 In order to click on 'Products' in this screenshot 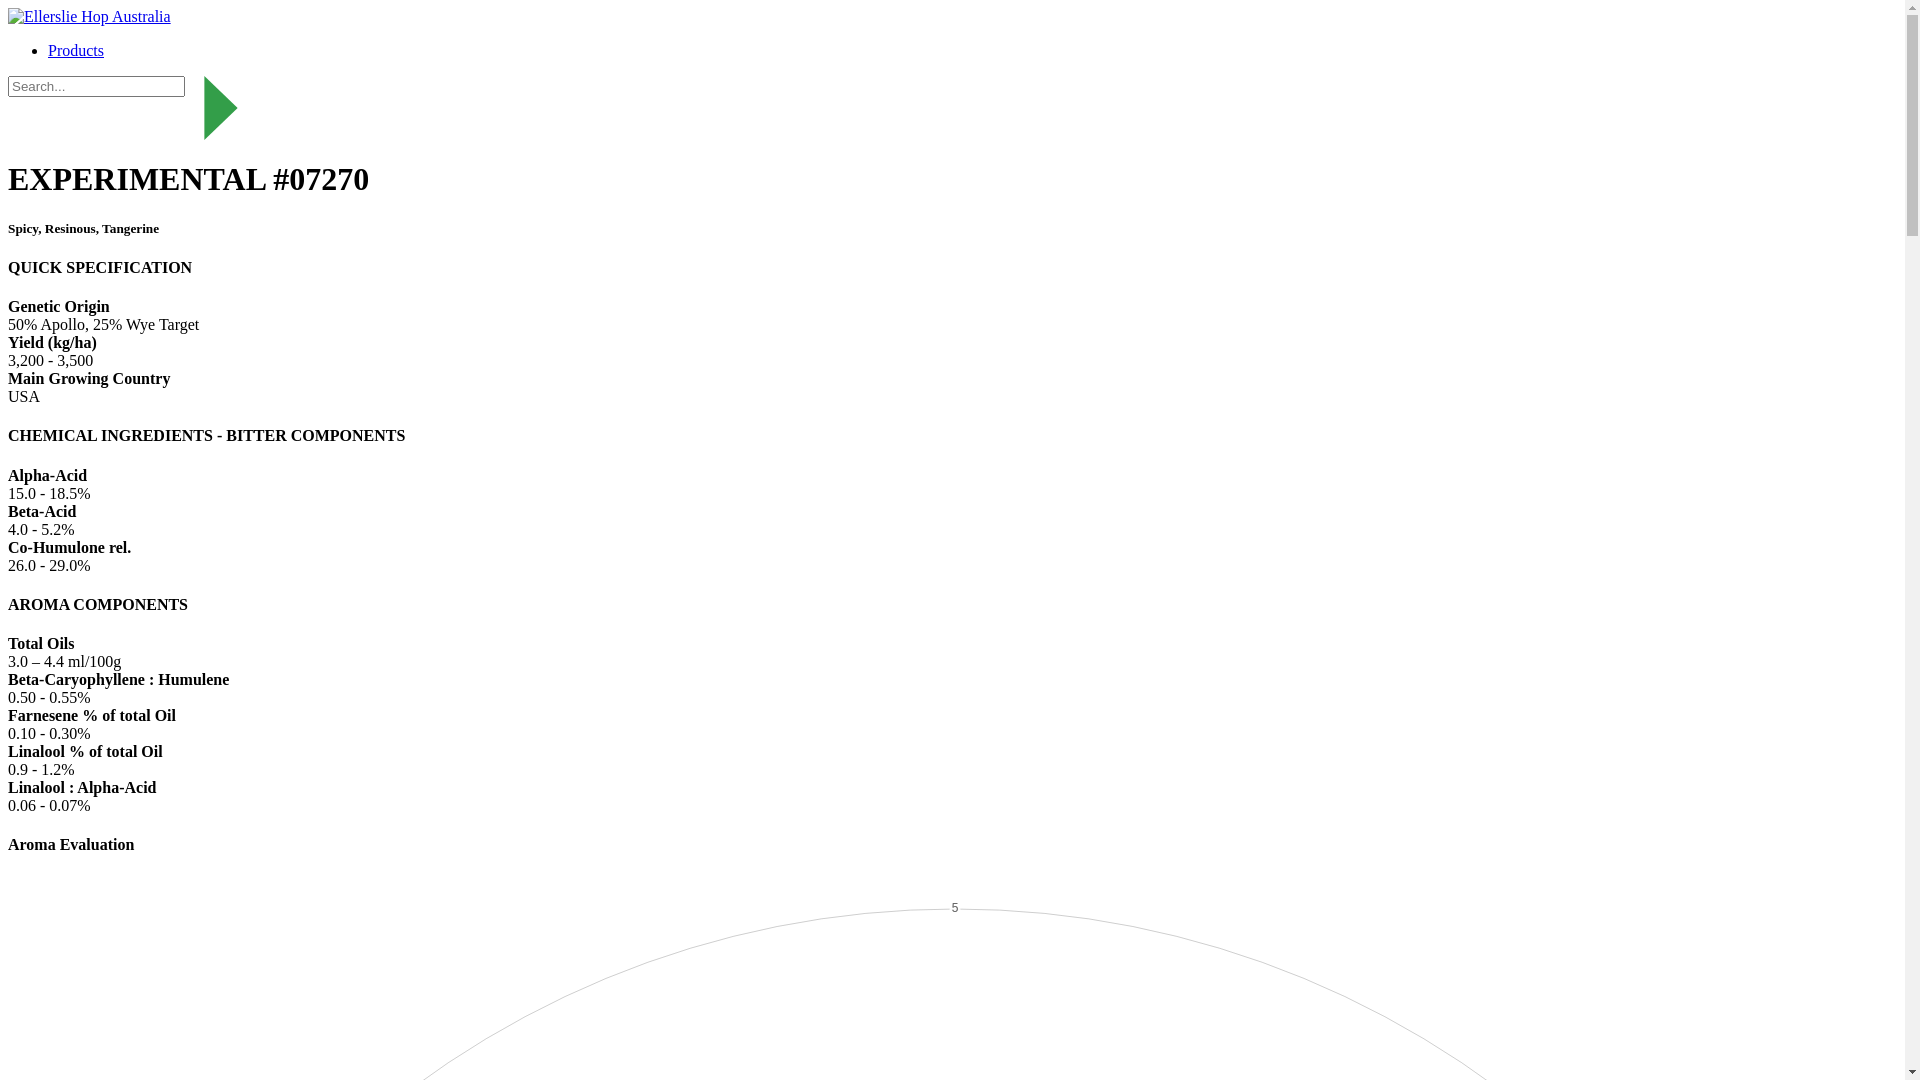, I will do `click(76, 49)`.